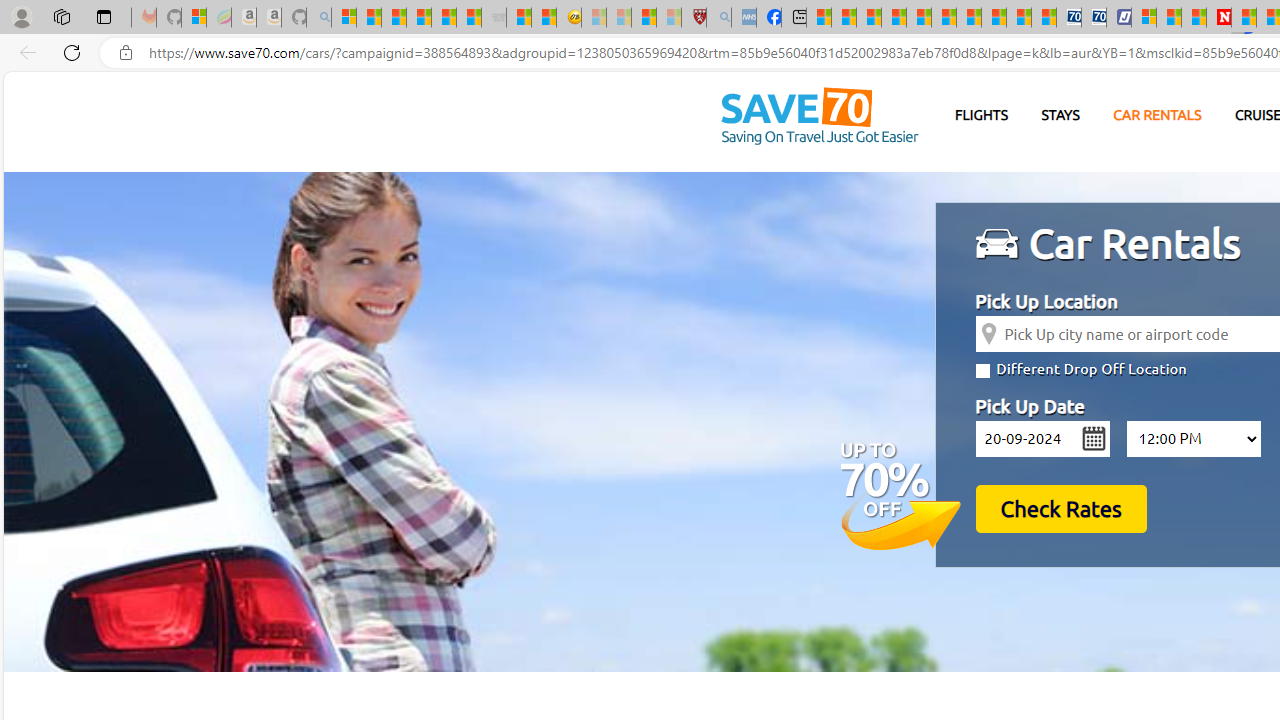  Describe the element at coordinates (72, 51) in the screenshot. I see `'Refresh'` at that location.